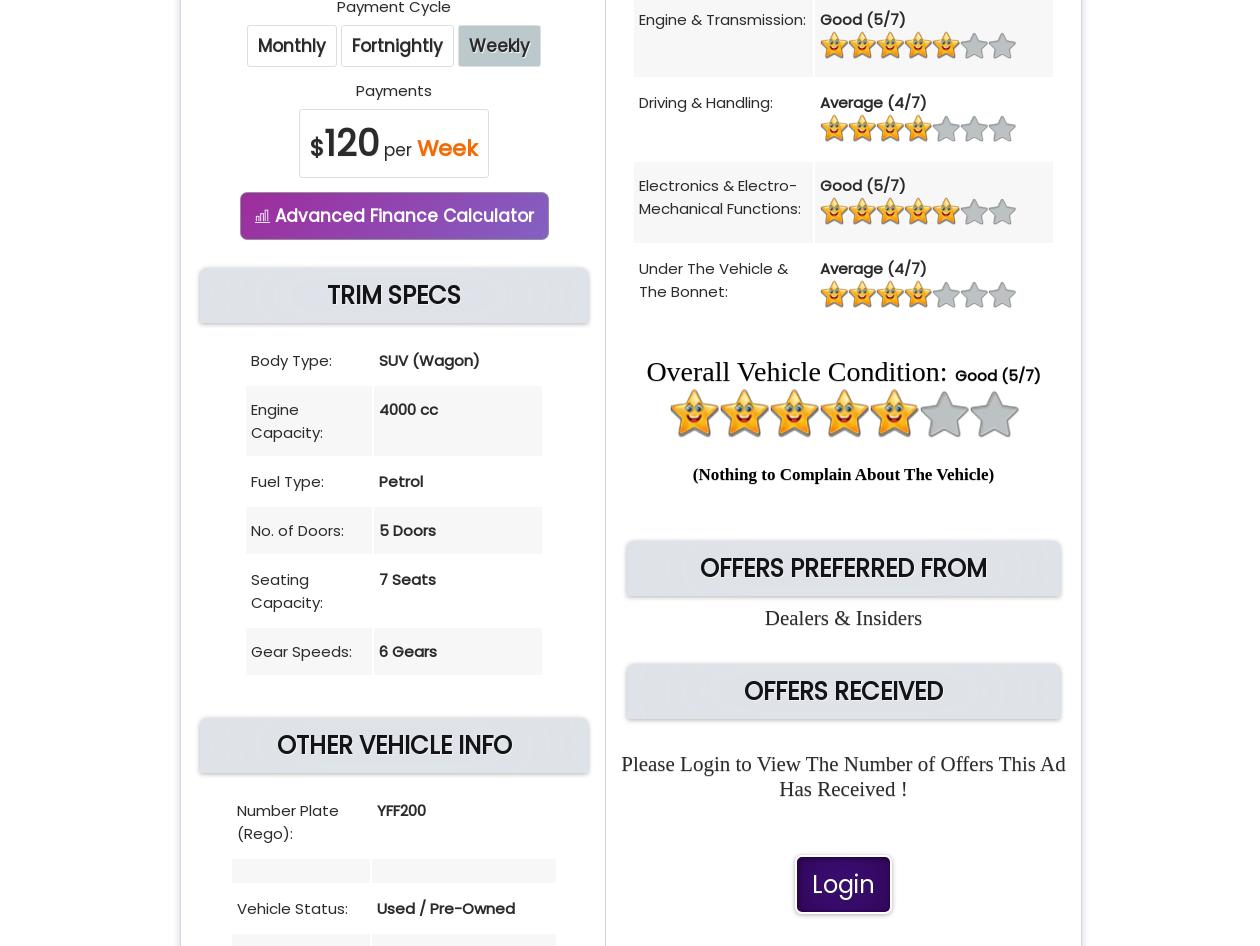 The height and width of the screenshot is (946, 1260). I want to click on 'Body Type:', so click(291, 360).